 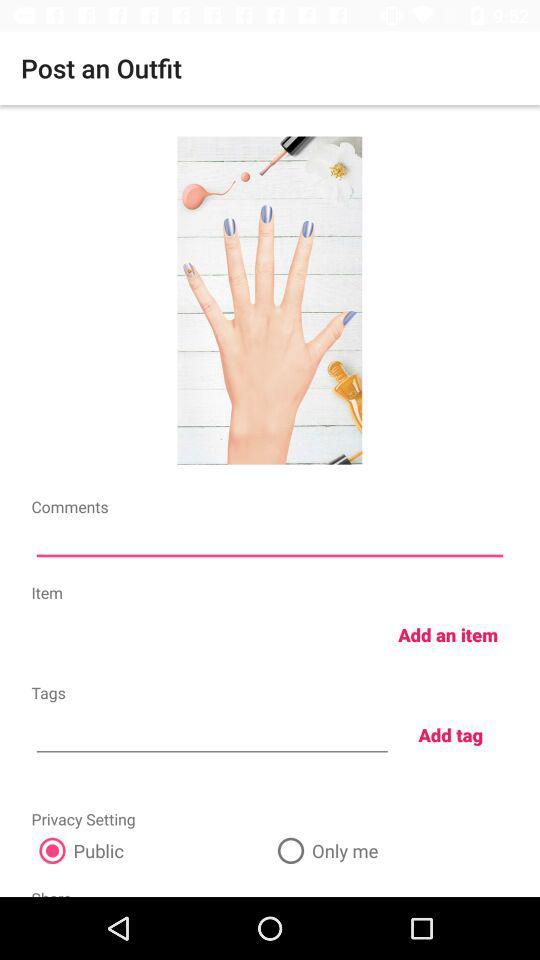 What do you see at coordinates (448, 633) in the screenshot?
I see `item on the right` at bounding box center [448, 633].